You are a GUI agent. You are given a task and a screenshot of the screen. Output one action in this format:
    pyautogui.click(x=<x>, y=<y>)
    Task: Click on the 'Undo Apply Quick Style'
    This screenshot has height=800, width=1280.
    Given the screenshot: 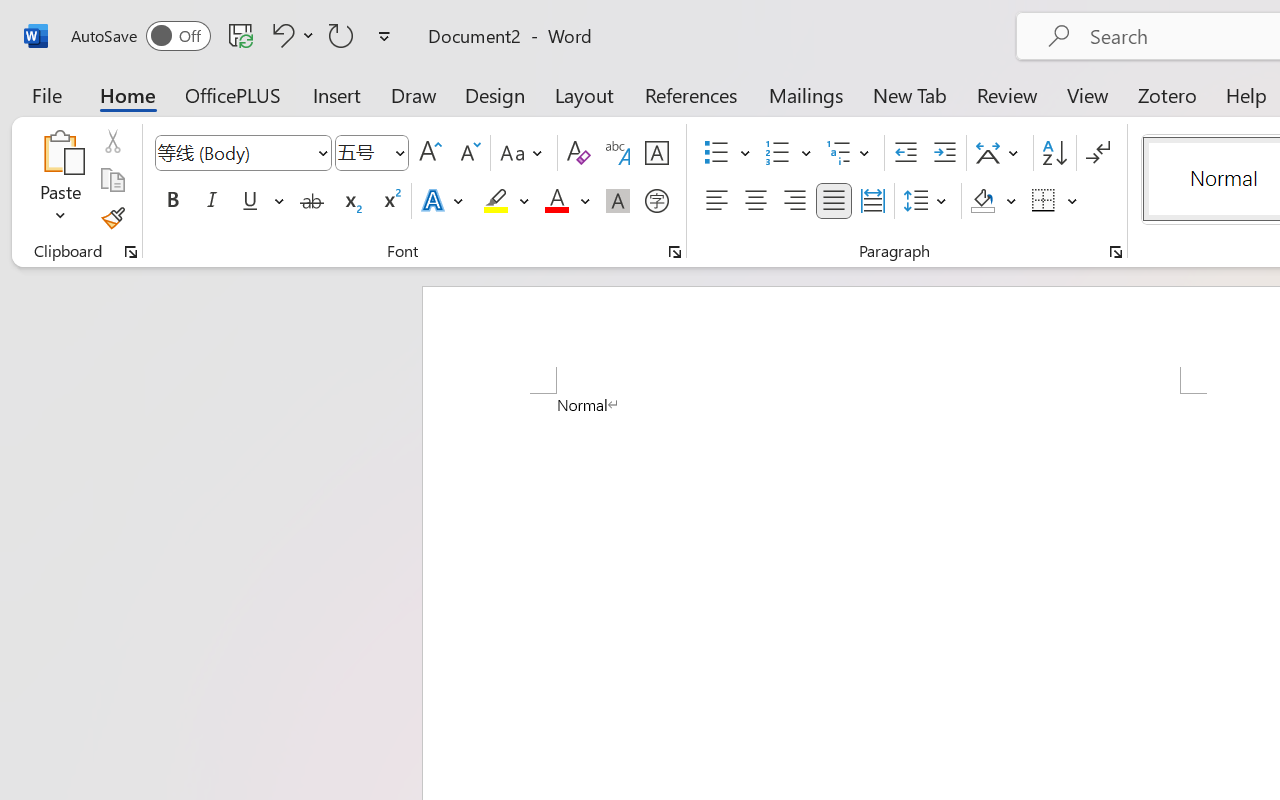 What is the action you would take?
    pyautogui.click(x=289, y=34)
    